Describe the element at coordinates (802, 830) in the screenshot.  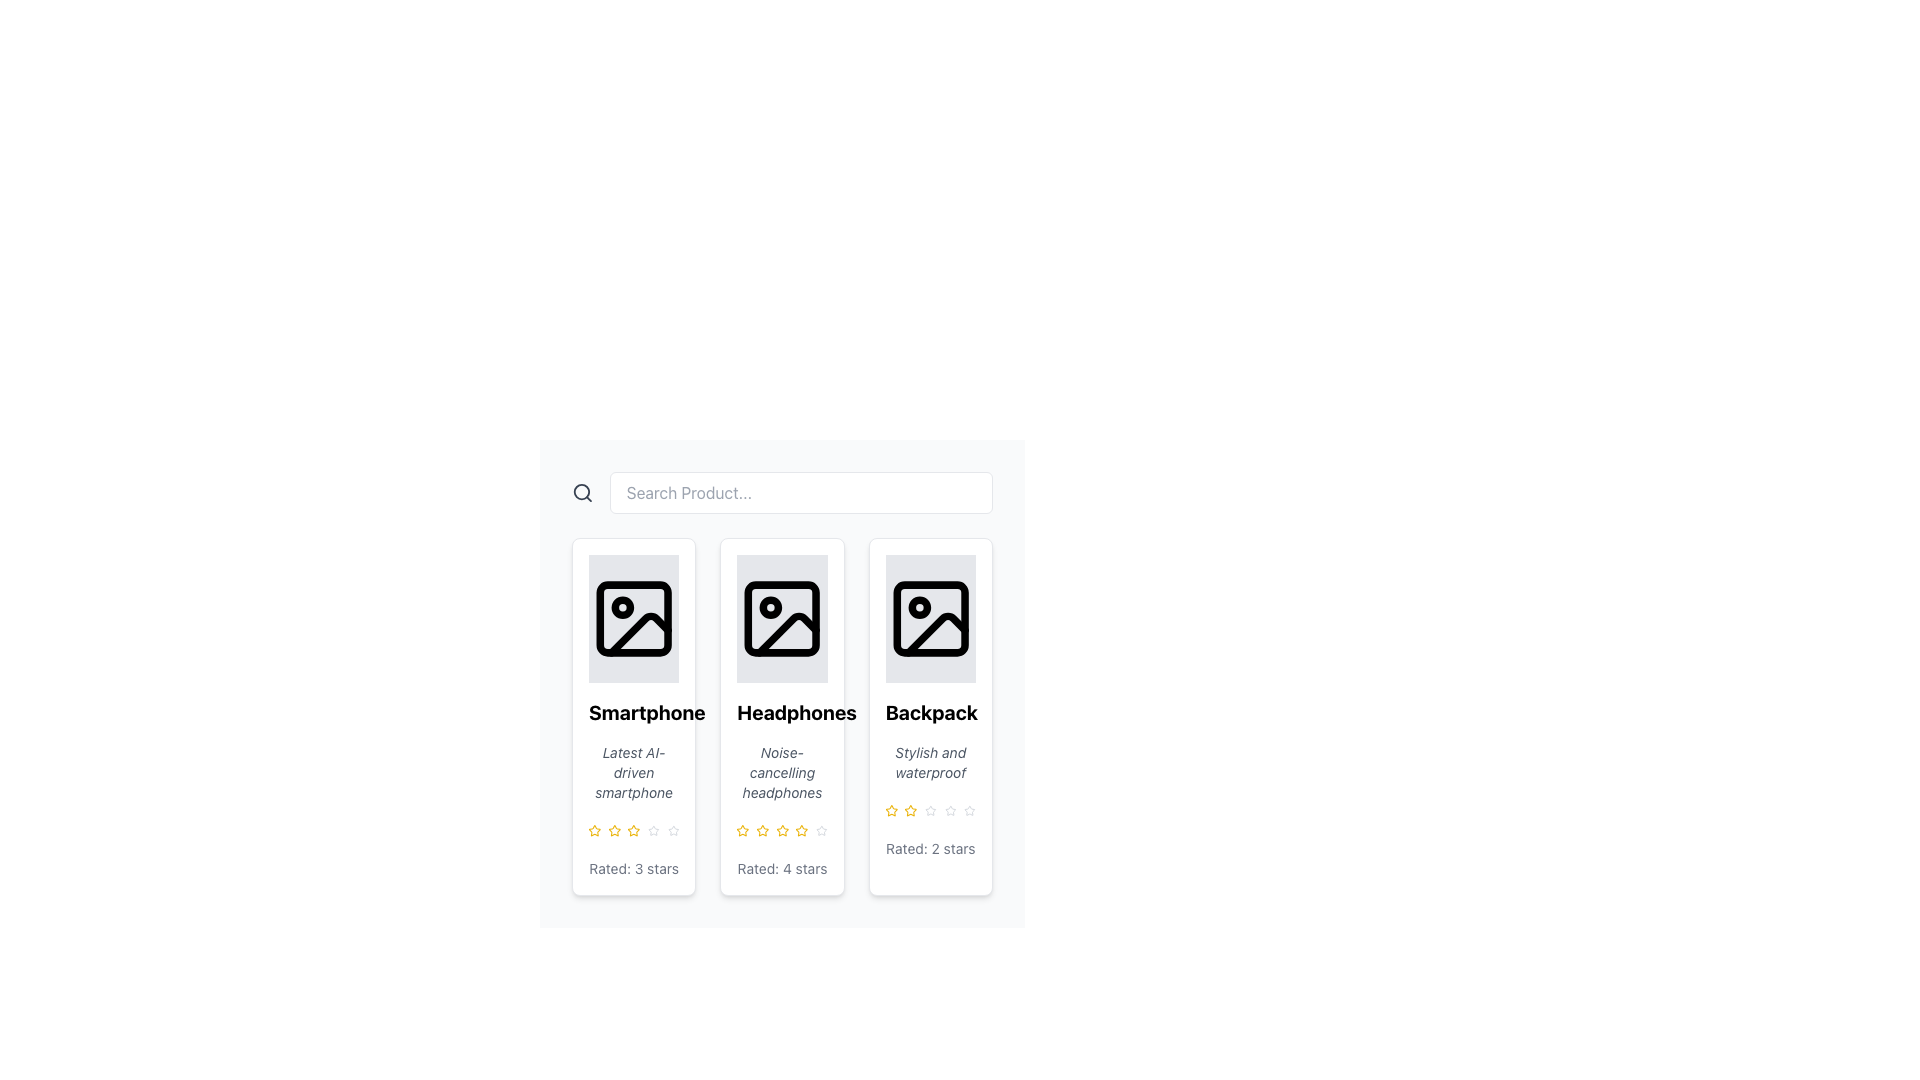
I see `the fourth star icon in the rating stars of the product 'Headphones'` at that location.